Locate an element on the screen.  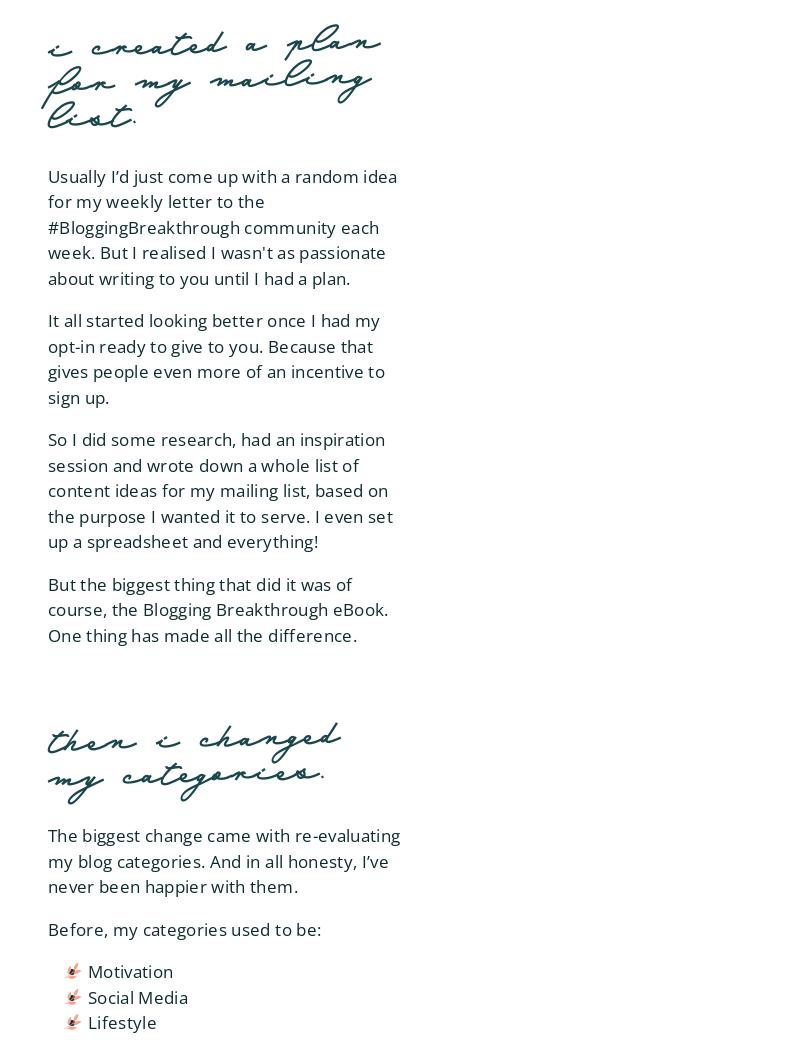
'Usually I’d just come up with a random idea for my weekly letter to the #BloggingBreakthrough community each week. But I realised I wasn't as passionate about writing to you until I had a plan.' is located at coordinates (222, 226).